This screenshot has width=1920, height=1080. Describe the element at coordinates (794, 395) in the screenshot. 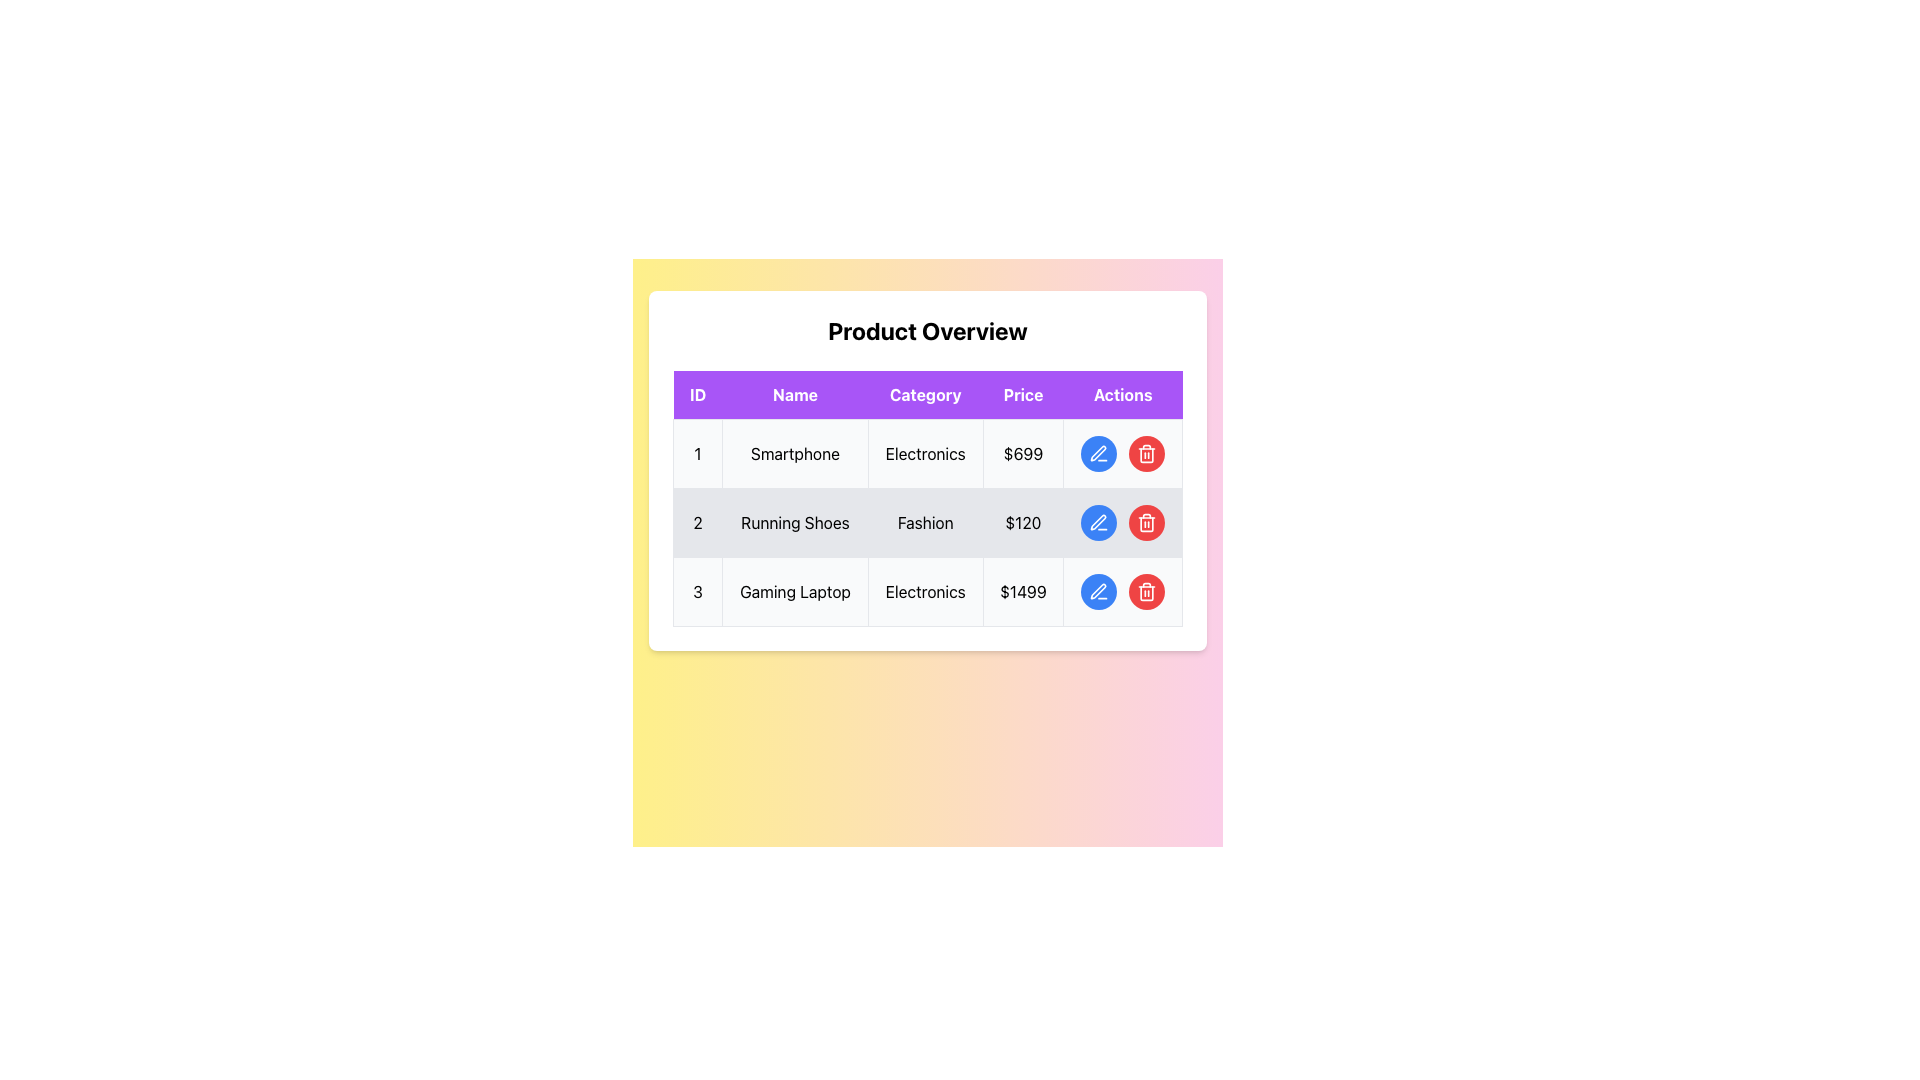

I see `the static text header element labeled 'Name' which has a white text on a purple background, located in the second cell of the header row in the table` at that location.